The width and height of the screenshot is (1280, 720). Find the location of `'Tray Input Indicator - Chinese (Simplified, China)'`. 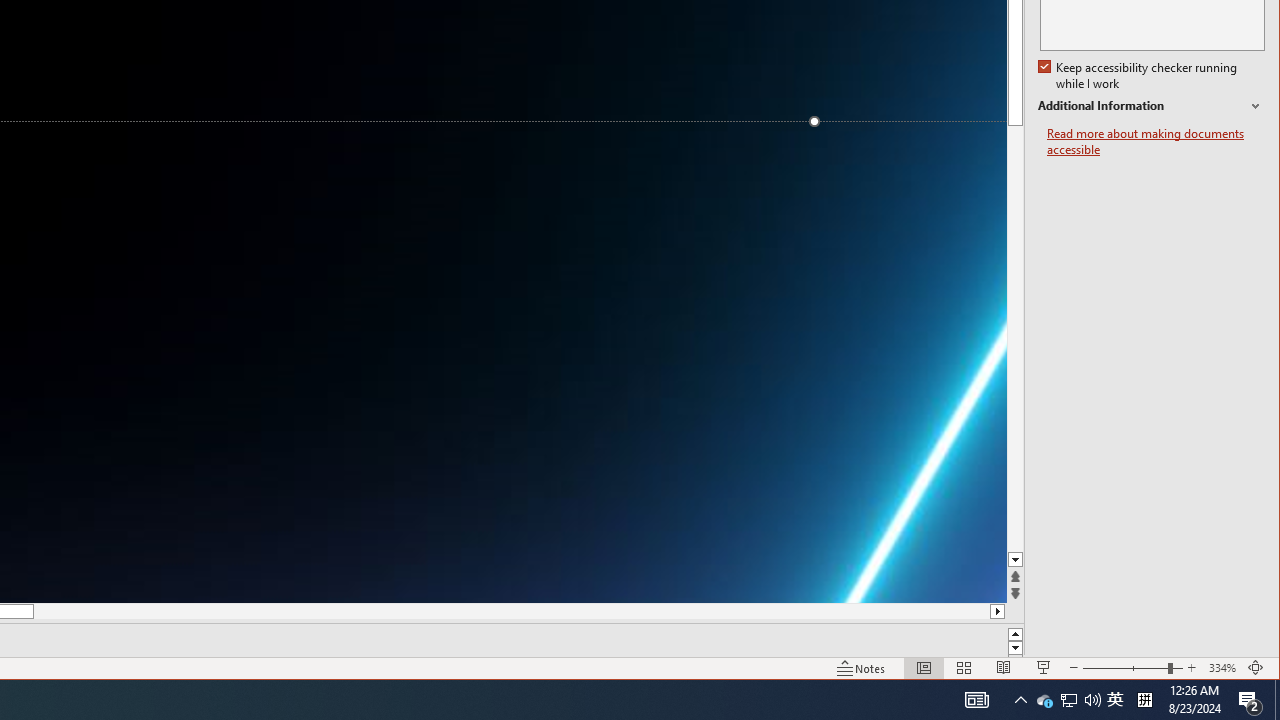

'Tray Input Indicator - Chinese (Simplified, China)' is located at coordinates (1144, 698).